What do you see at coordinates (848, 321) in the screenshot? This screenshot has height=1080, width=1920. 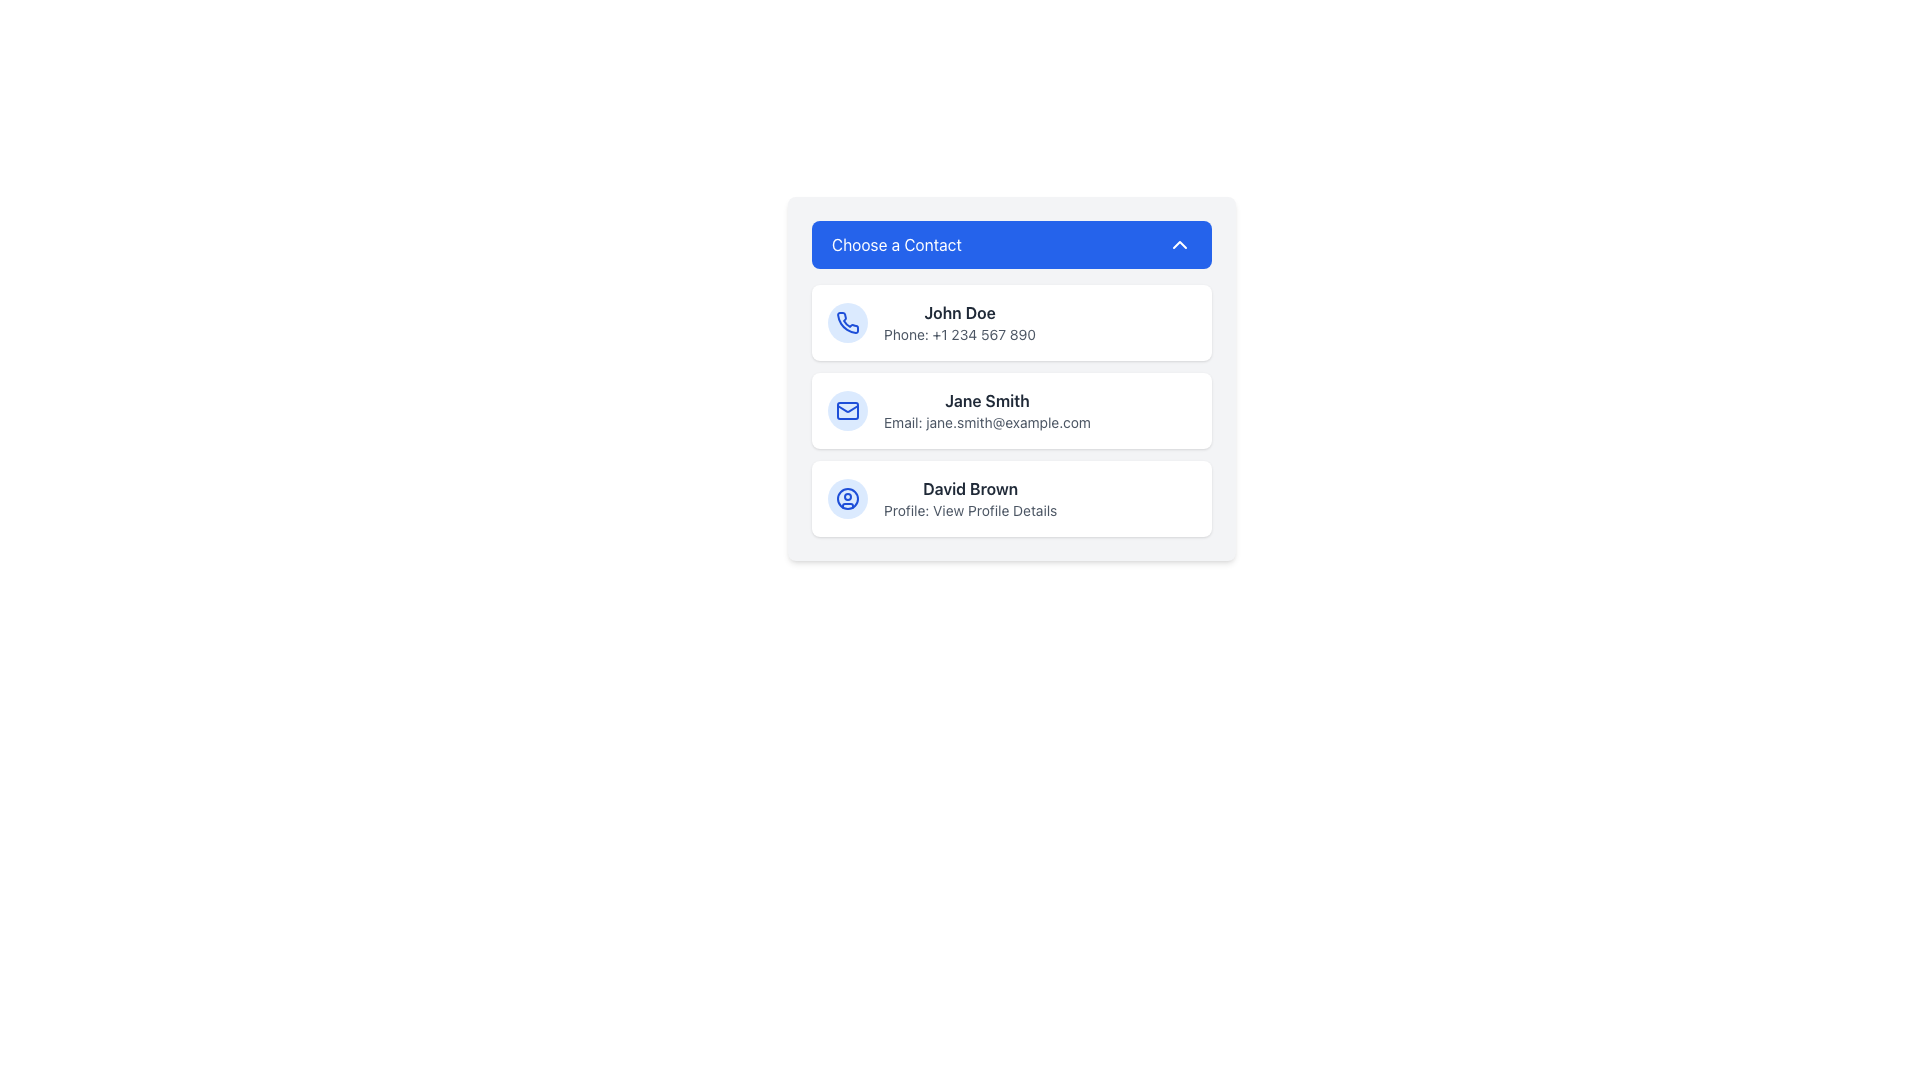 I see `the phone contact icon located on the left side of the 'John Doe' contact entry in the contact list section` at bounding box center [848, 321].